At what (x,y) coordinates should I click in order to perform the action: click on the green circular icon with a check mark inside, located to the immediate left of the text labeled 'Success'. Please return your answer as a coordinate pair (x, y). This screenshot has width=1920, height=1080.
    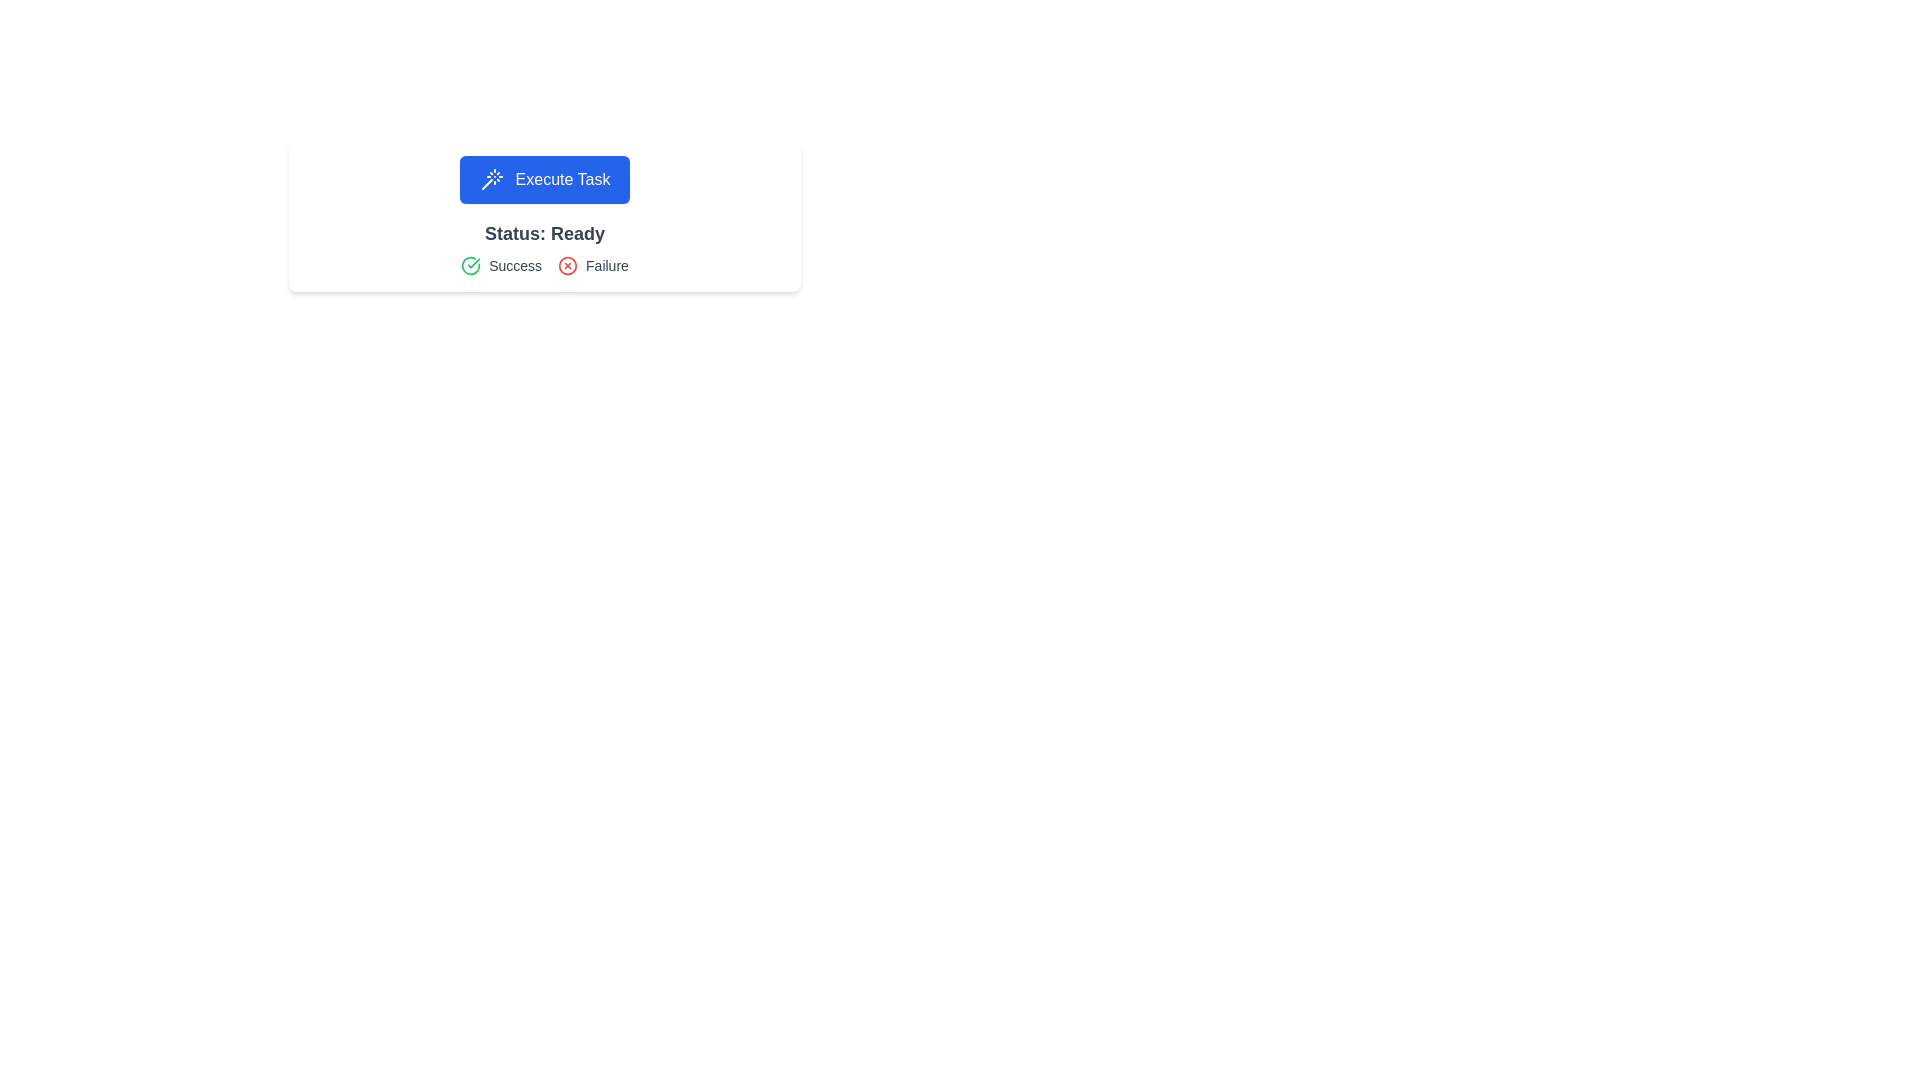
    Looking at the image, I should click on (470, 265).